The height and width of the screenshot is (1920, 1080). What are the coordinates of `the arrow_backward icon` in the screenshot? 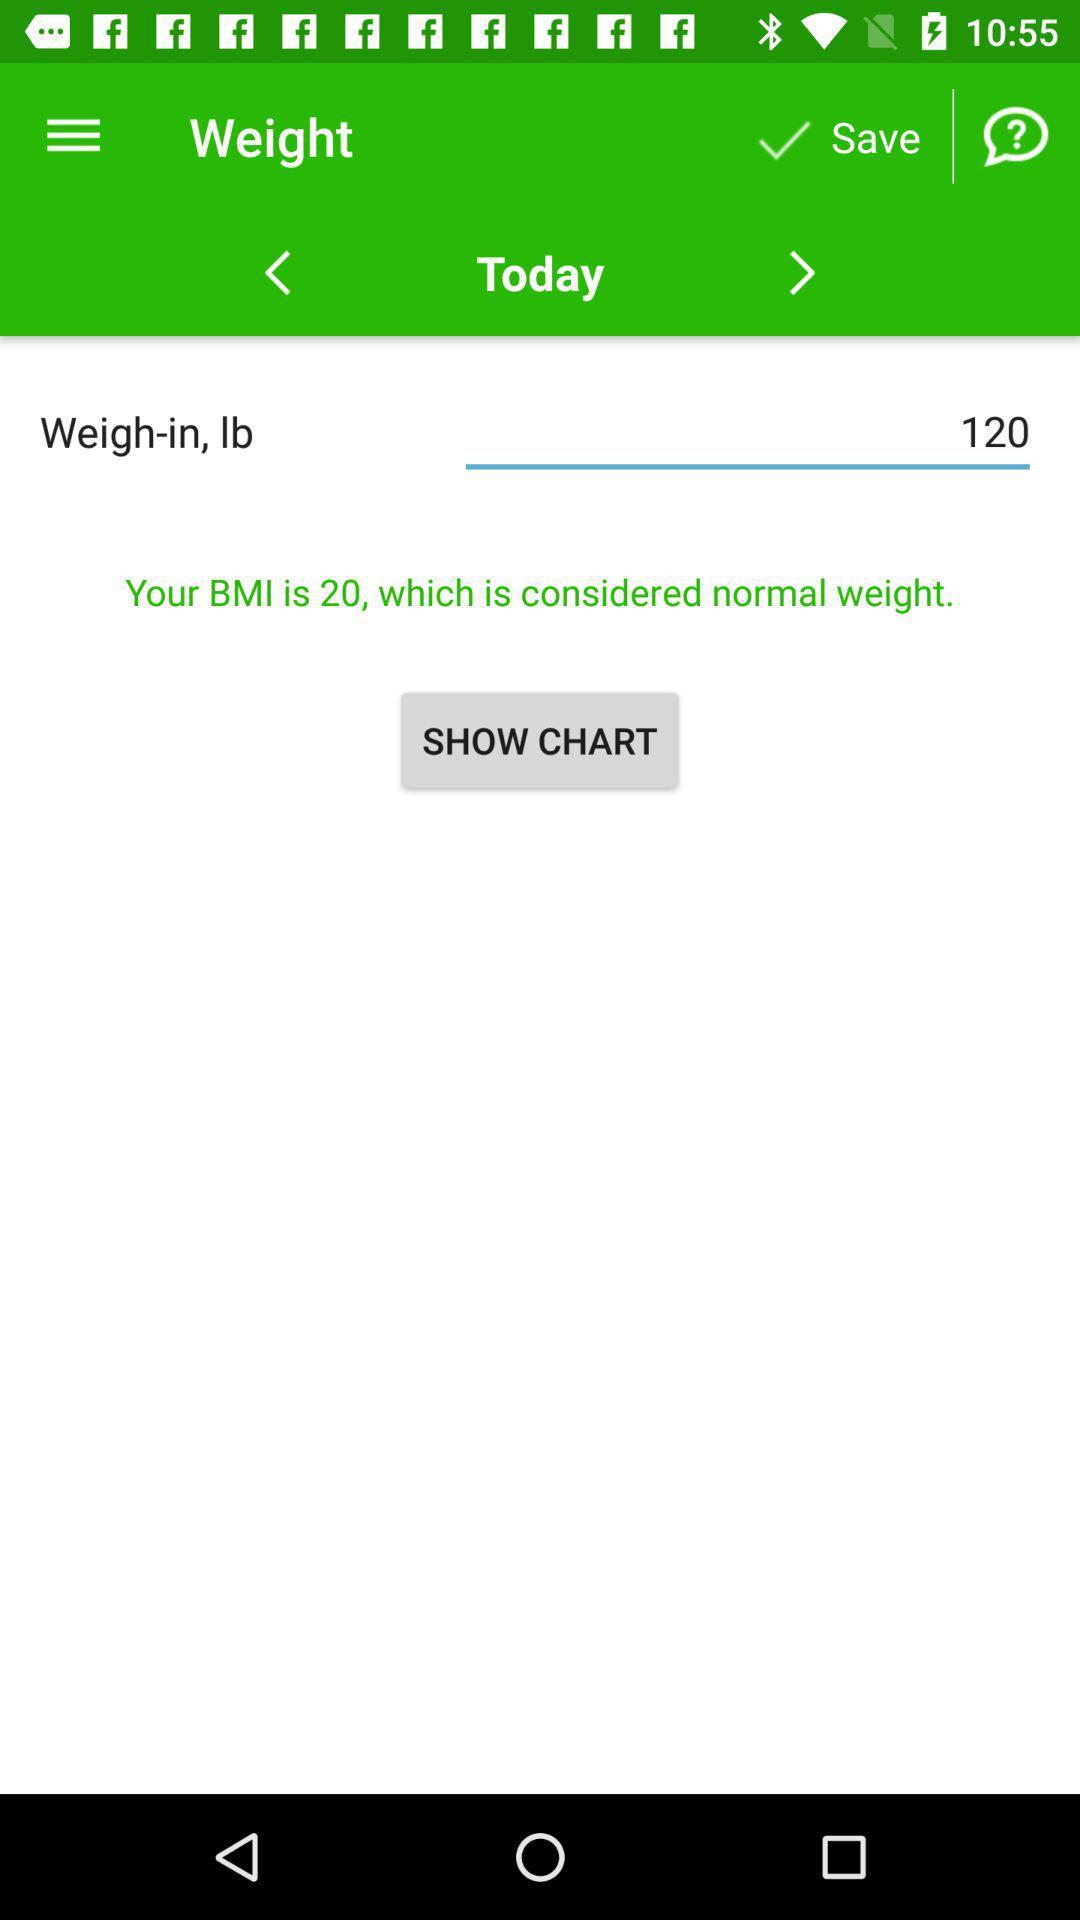 It's located at (277, 272).